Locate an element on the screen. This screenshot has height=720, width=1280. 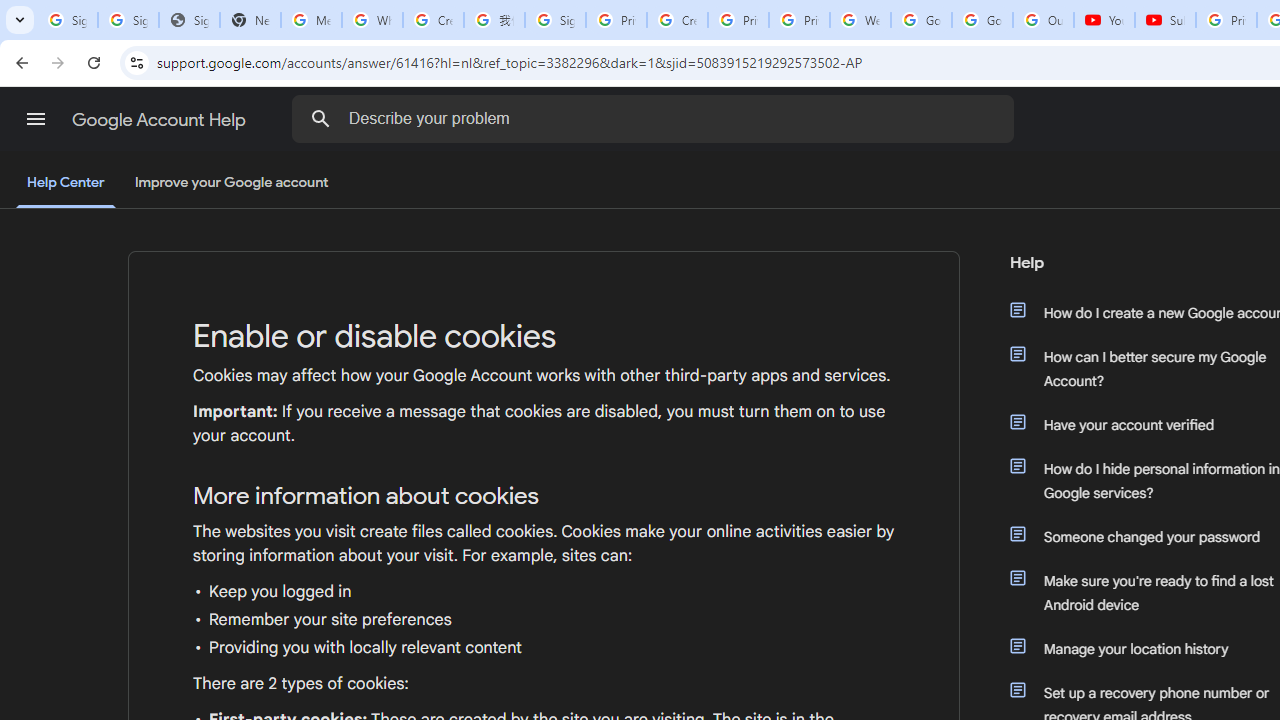
'Help Center' is located at coordinates (65, 183).